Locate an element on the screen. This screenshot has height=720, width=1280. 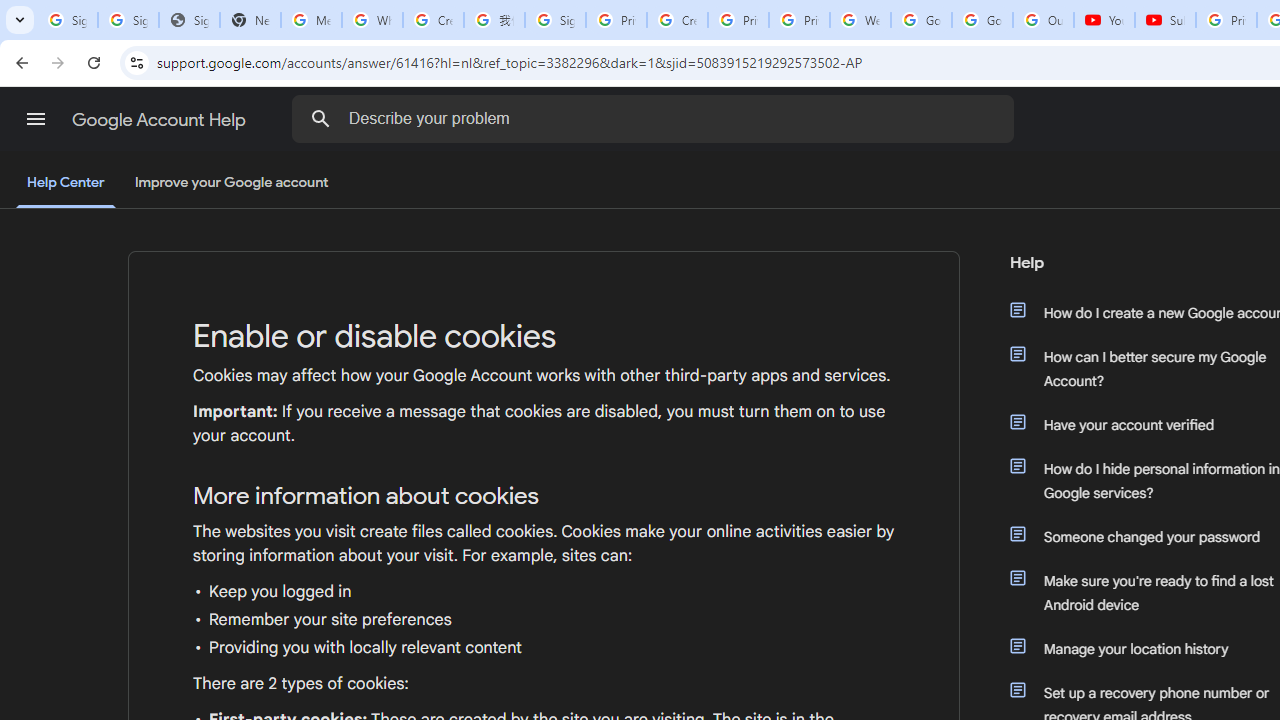
'Help Center' is located at coordinates (65, 183).